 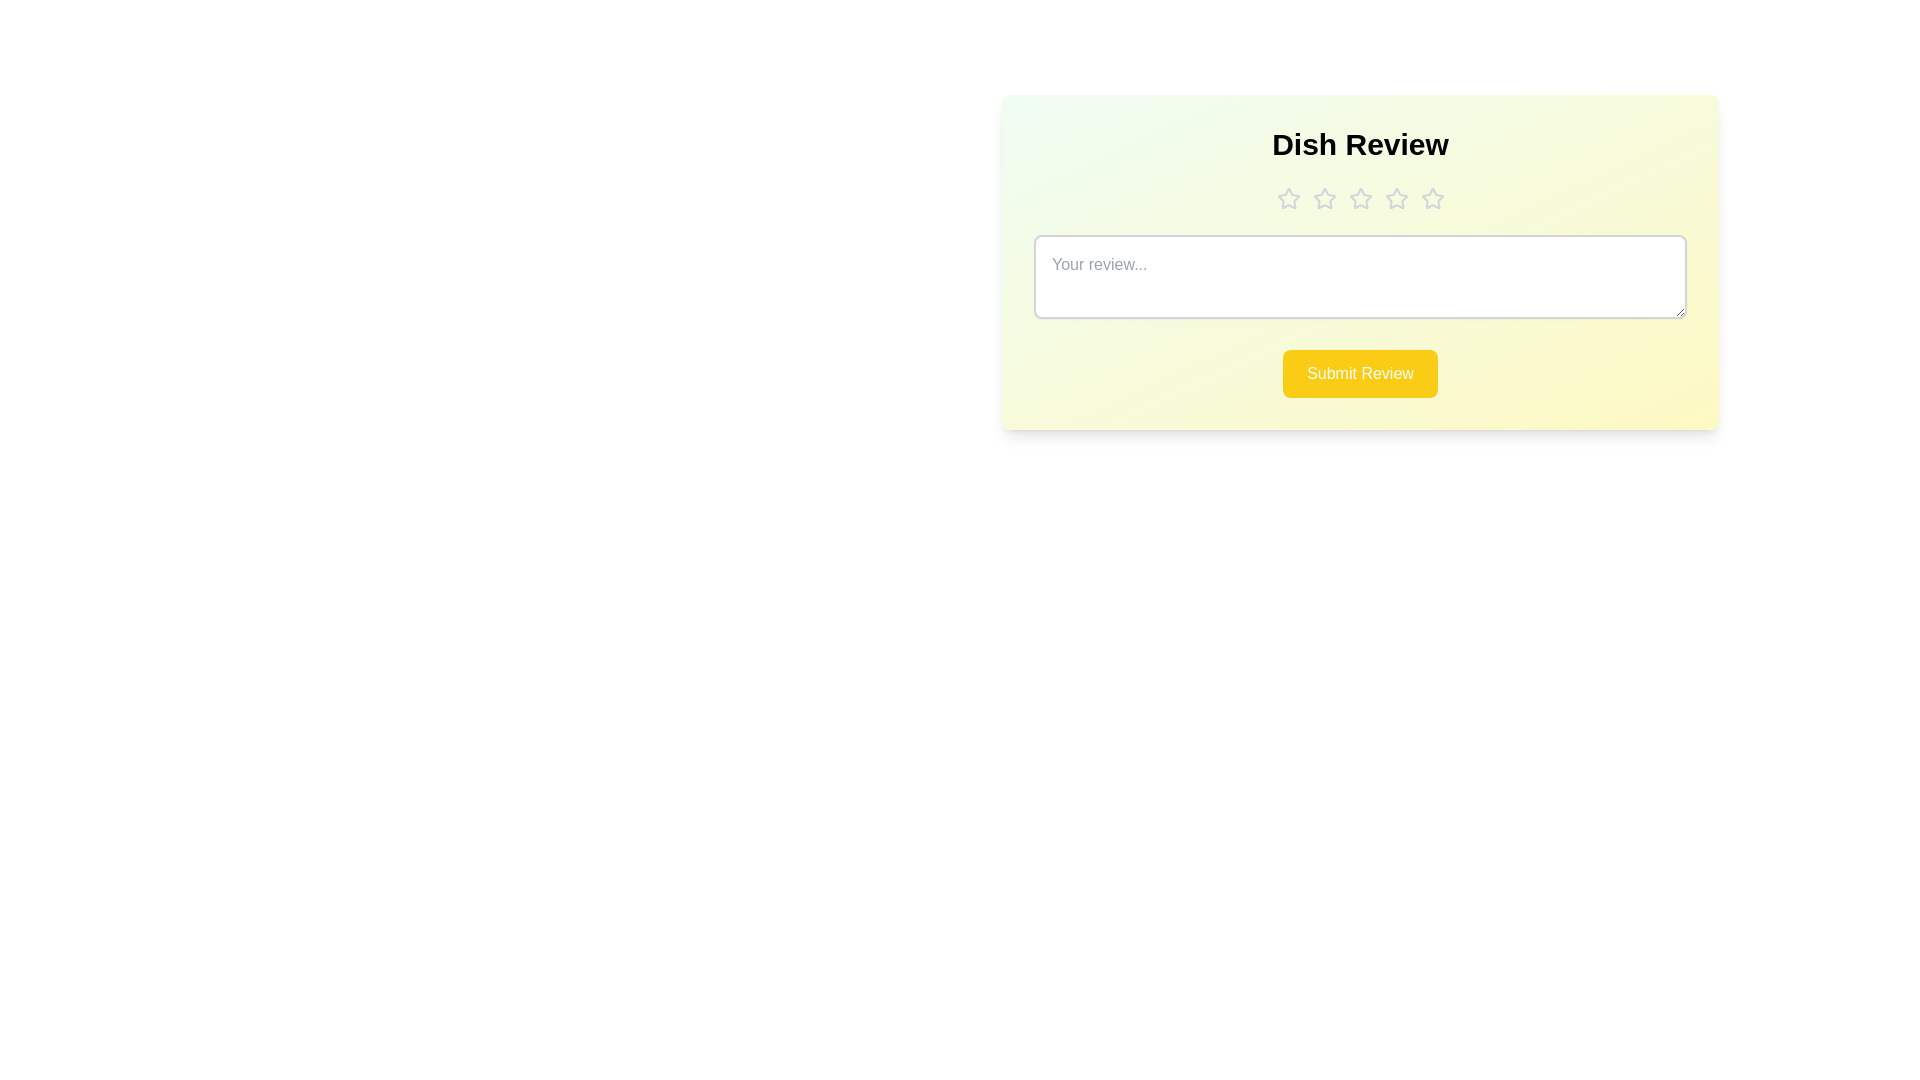 What do you see at coordinates (1288, 199) in the screenshot?
I see `the dish rating to 1 stars by clicking on the corresponding star` at bounding box center [1288, 199].